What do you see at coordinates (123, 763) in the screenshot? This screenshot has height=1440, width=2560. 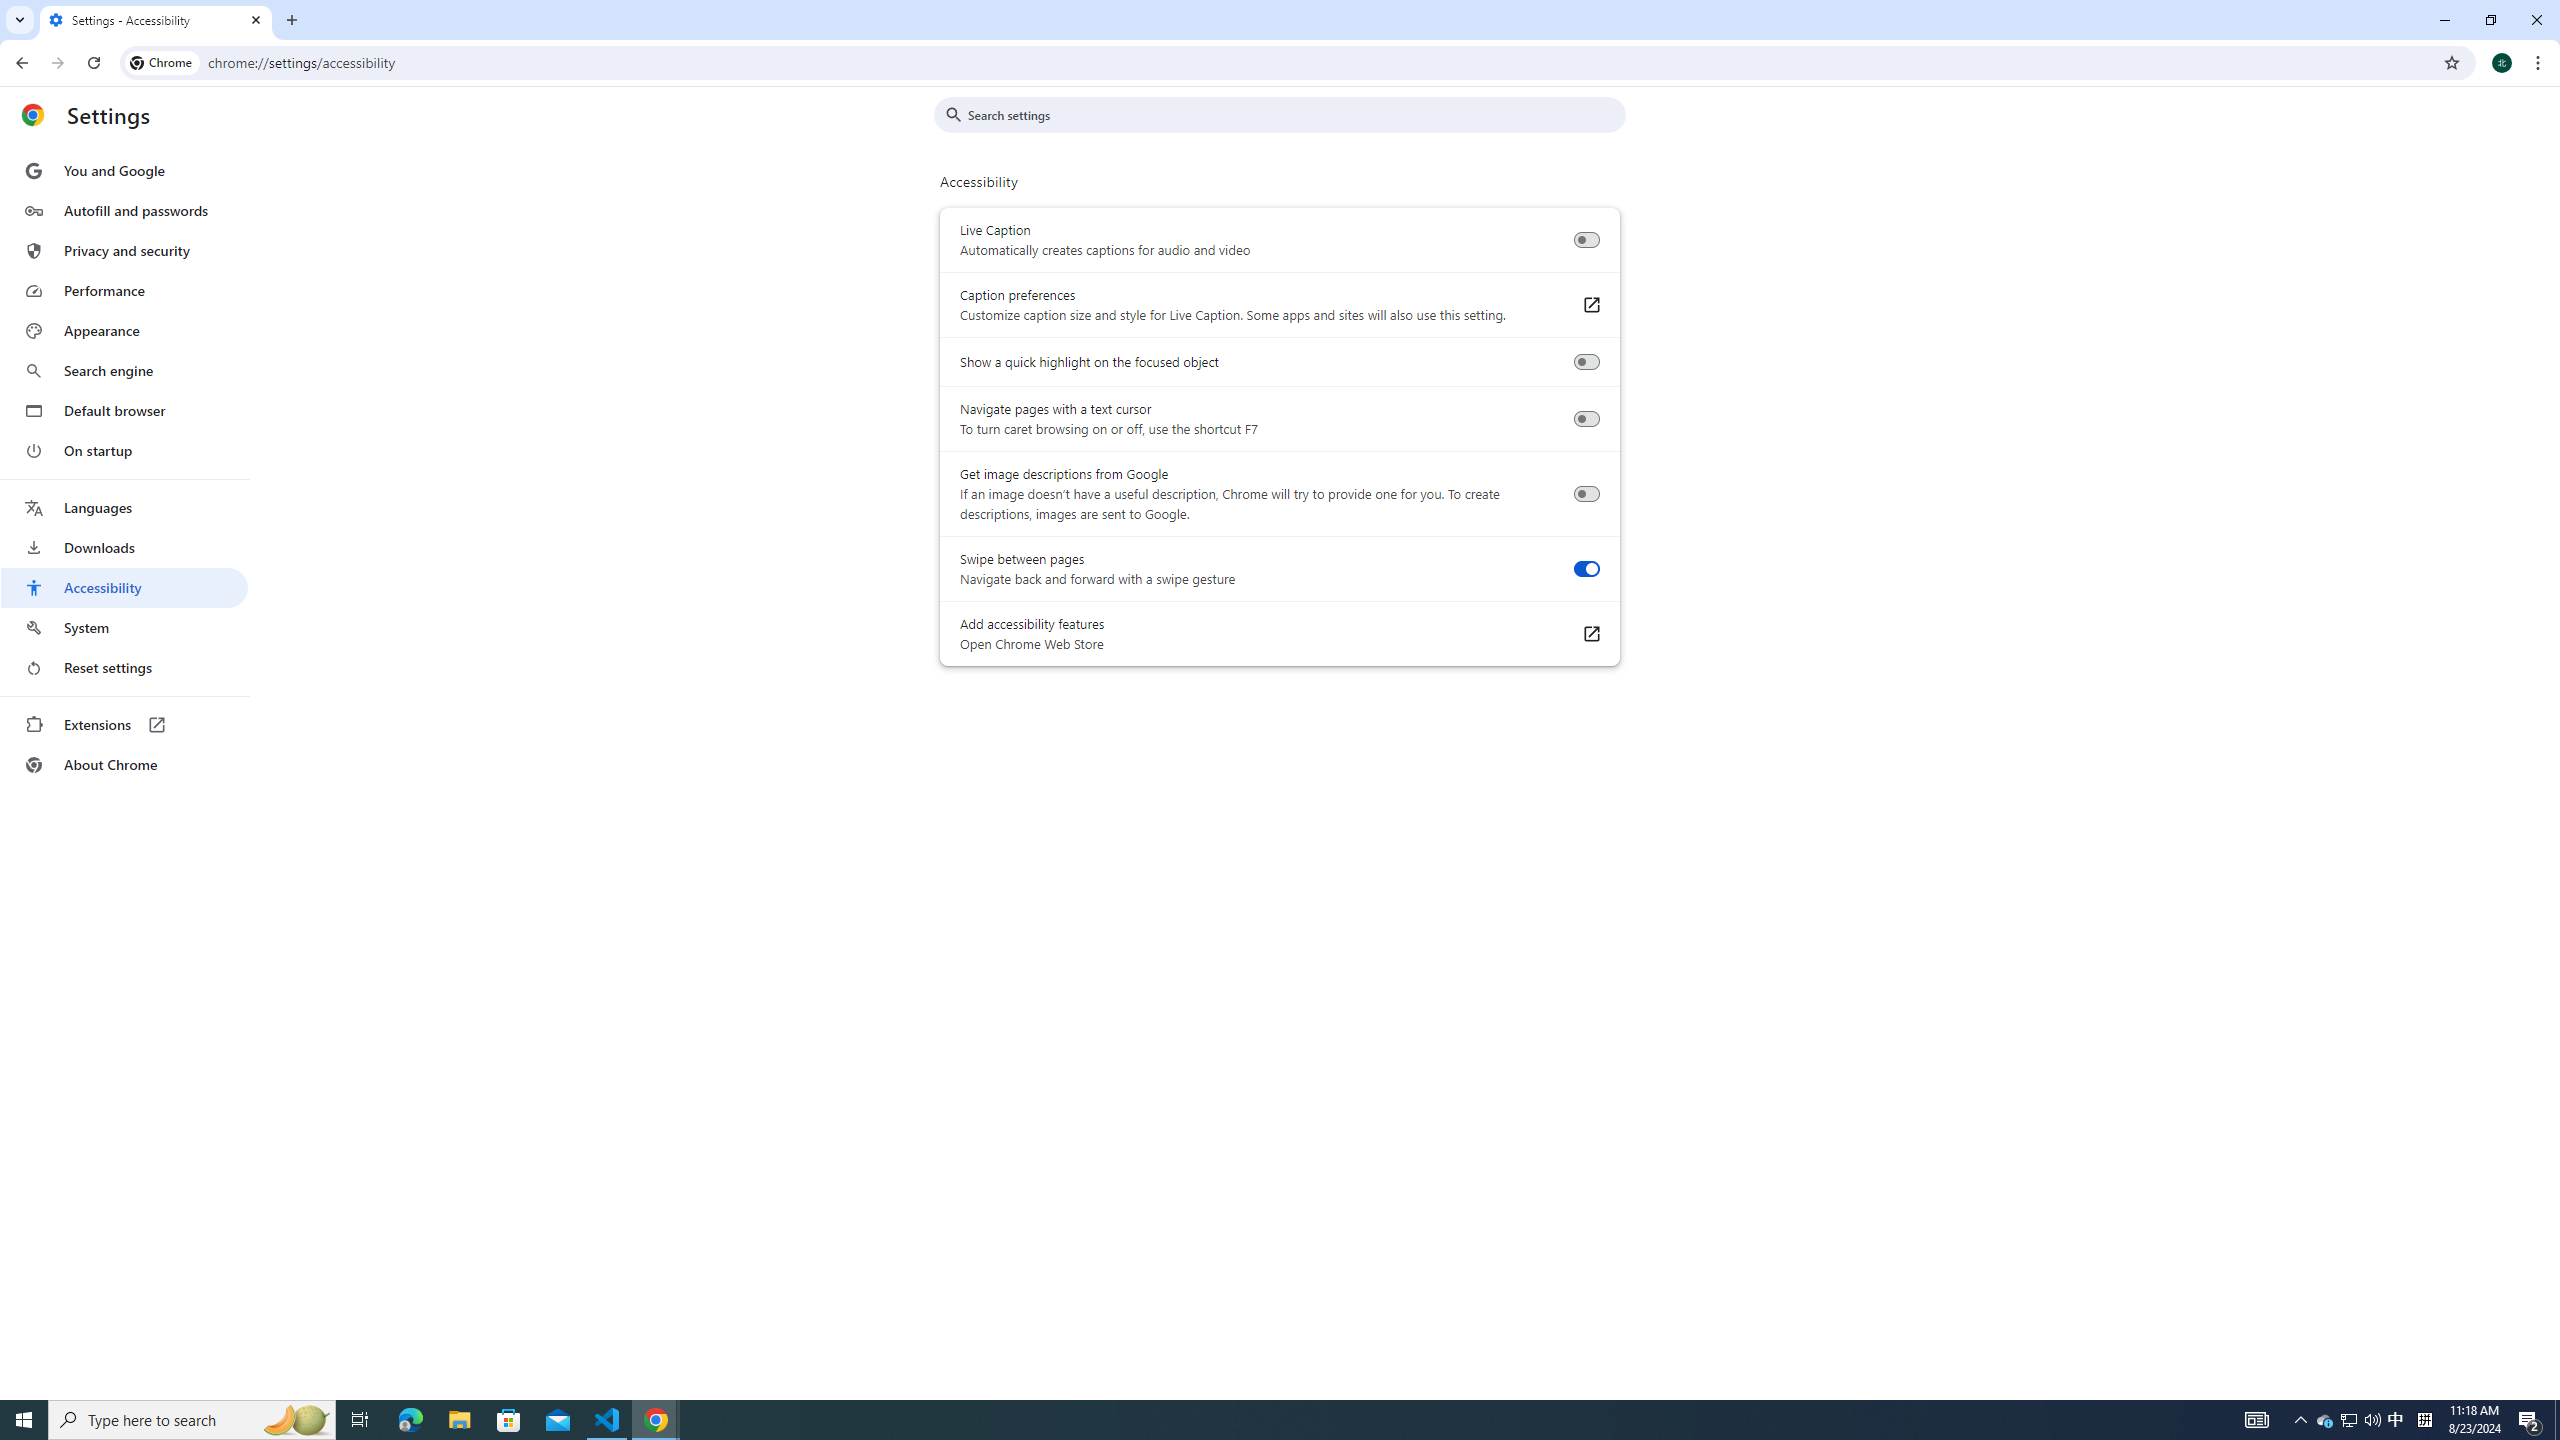 I see `'About Chrome'` at bounding box center [123, 763].